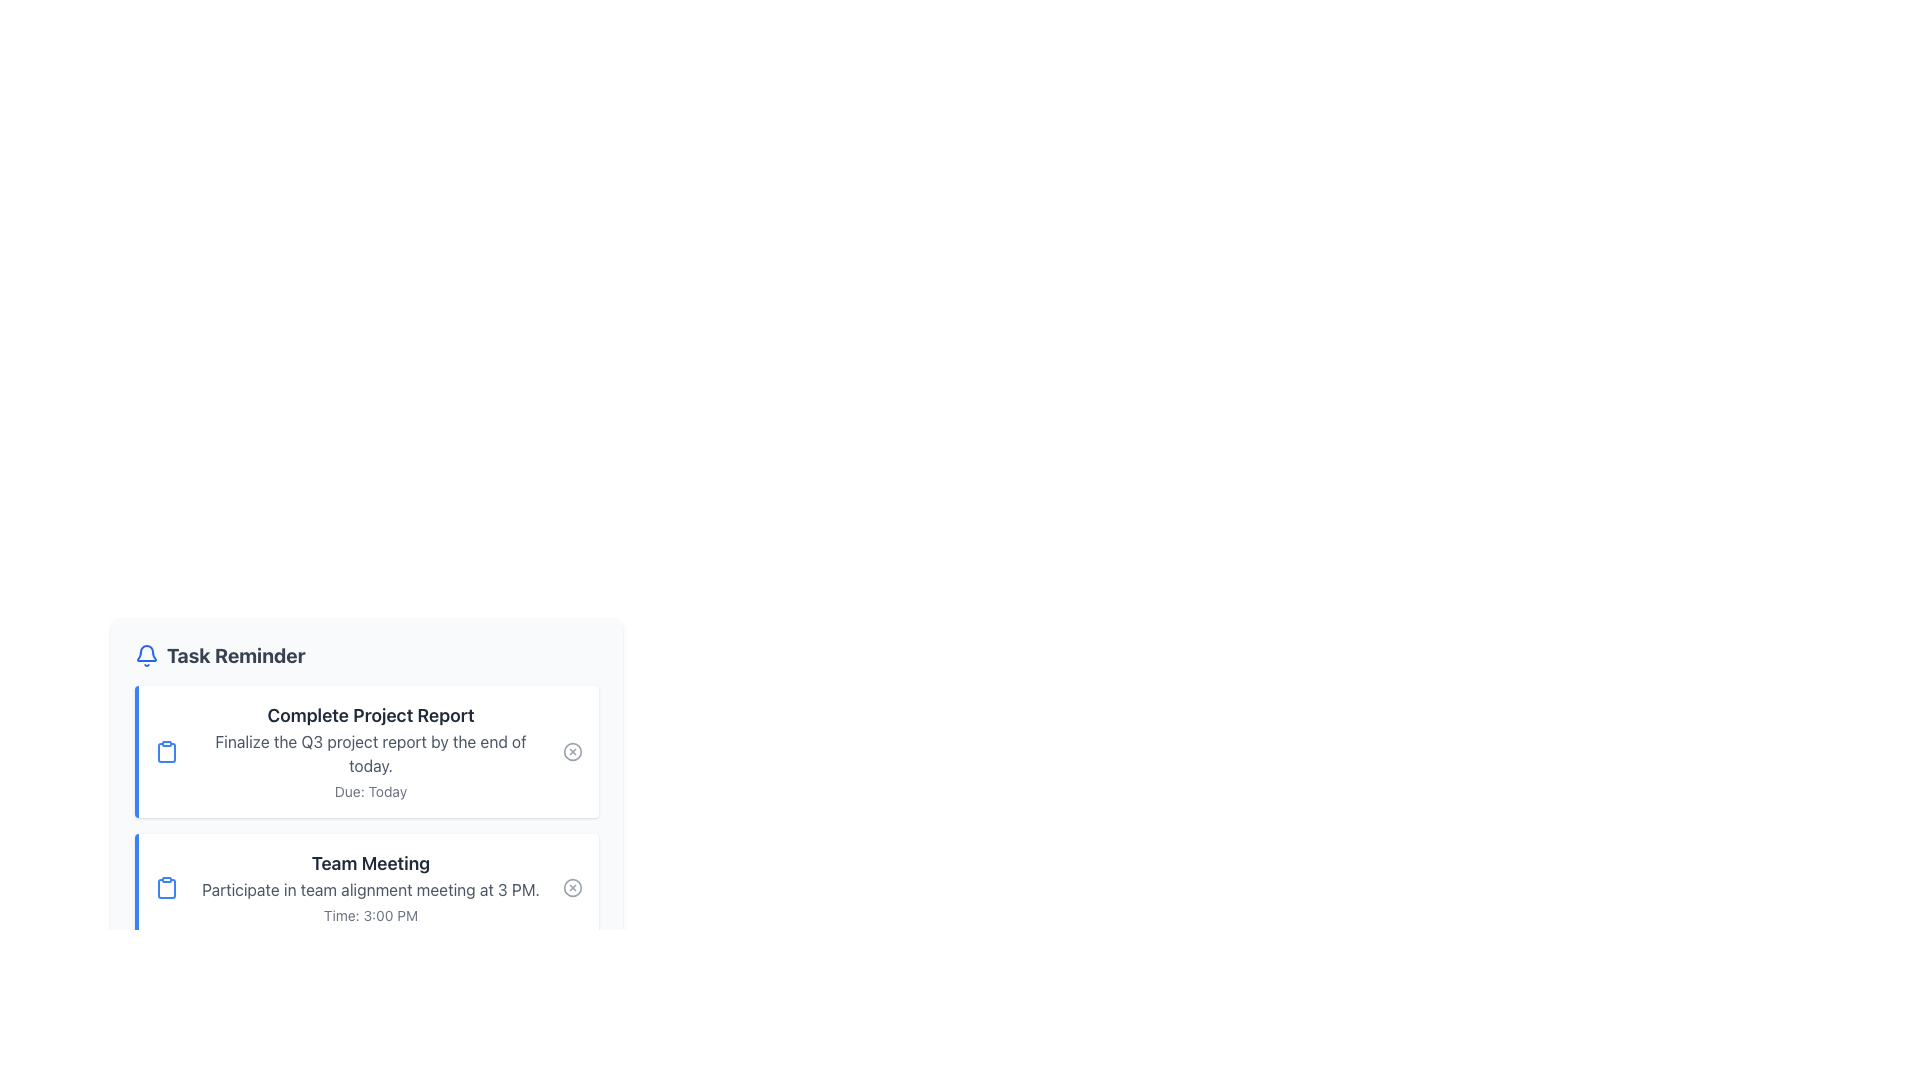  What do you see at coordinates (167, 886) in the screenshot?
I see `the blue clipboard icon located on the second card in the 'Task Reminder' section, which is positioned next to the 'Team Meeting' text` at bounding box center [167, 886].